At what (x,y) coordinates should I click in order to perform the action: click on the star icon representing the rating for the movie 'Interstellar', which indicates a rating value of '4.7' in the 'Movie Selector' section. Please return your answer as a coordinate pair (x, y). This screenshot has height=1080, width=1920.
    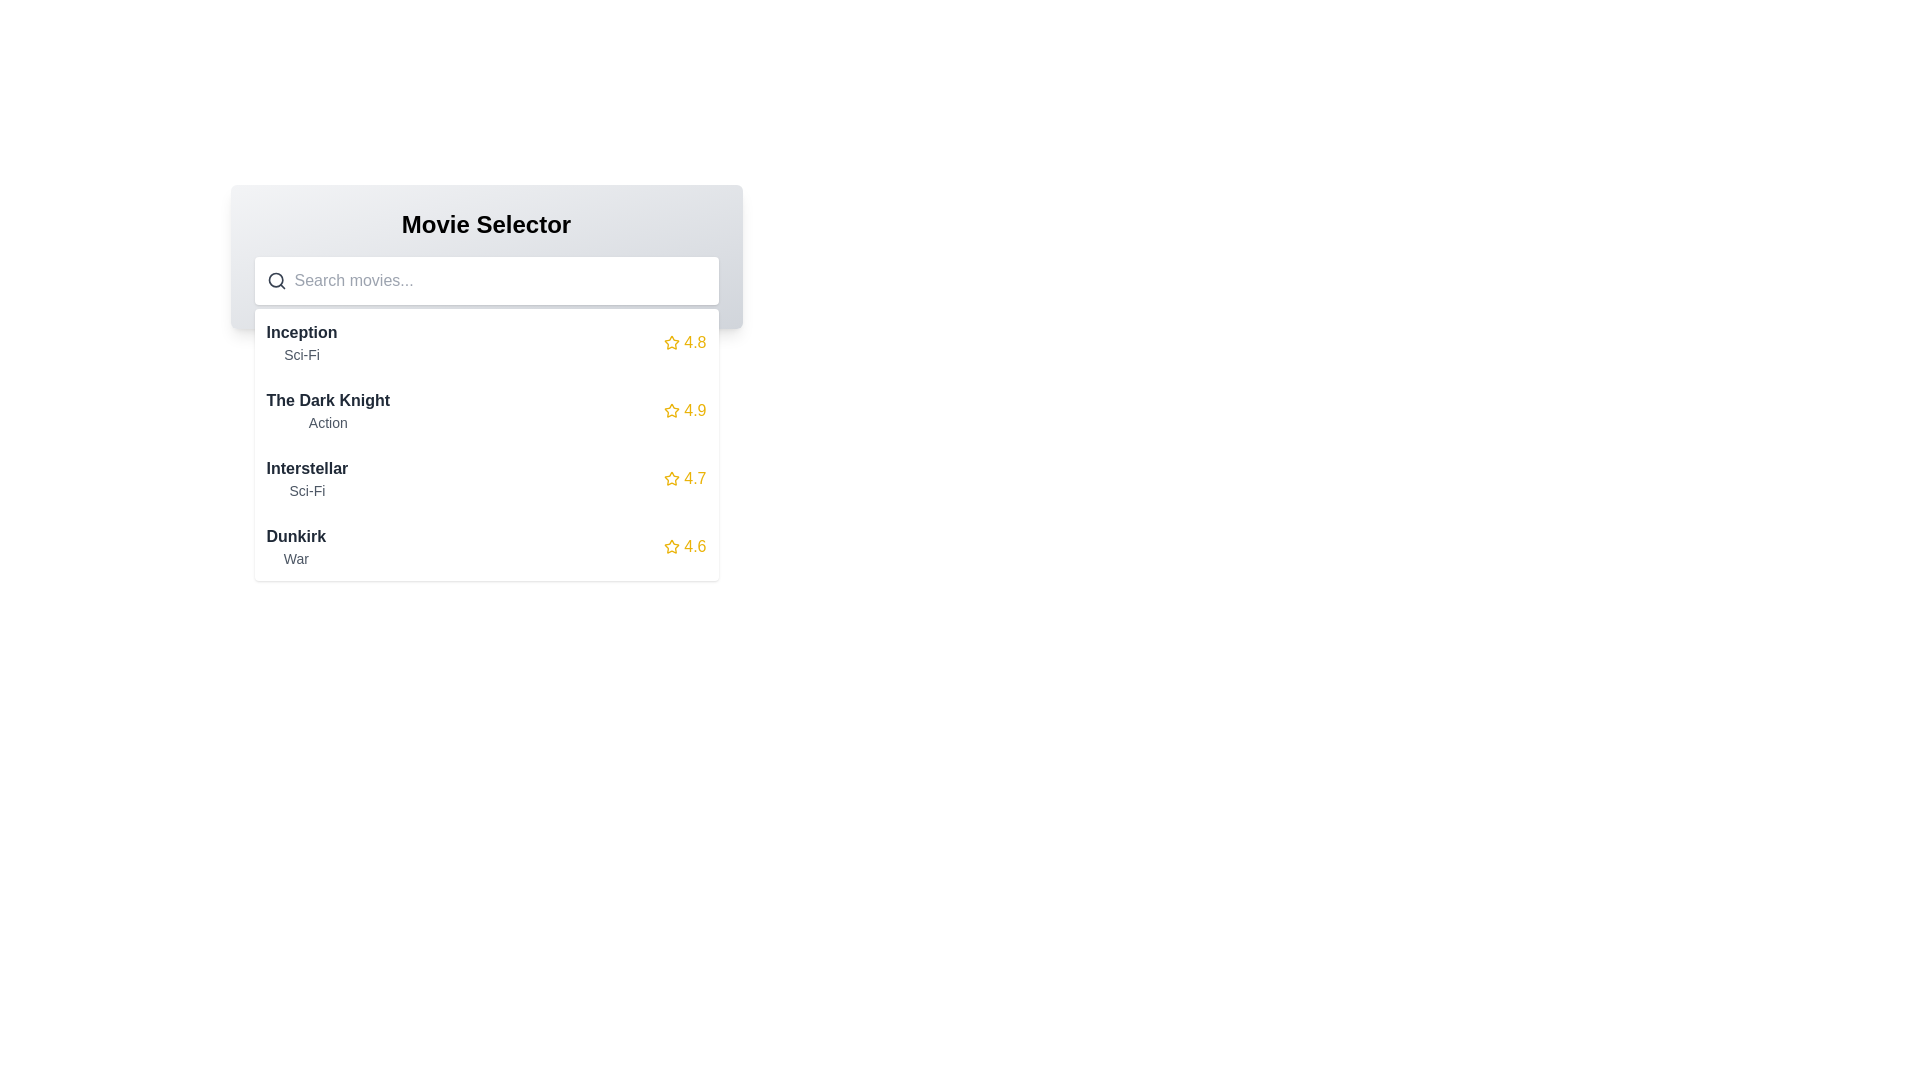
    Looking at the image, I should click on (672, 478).